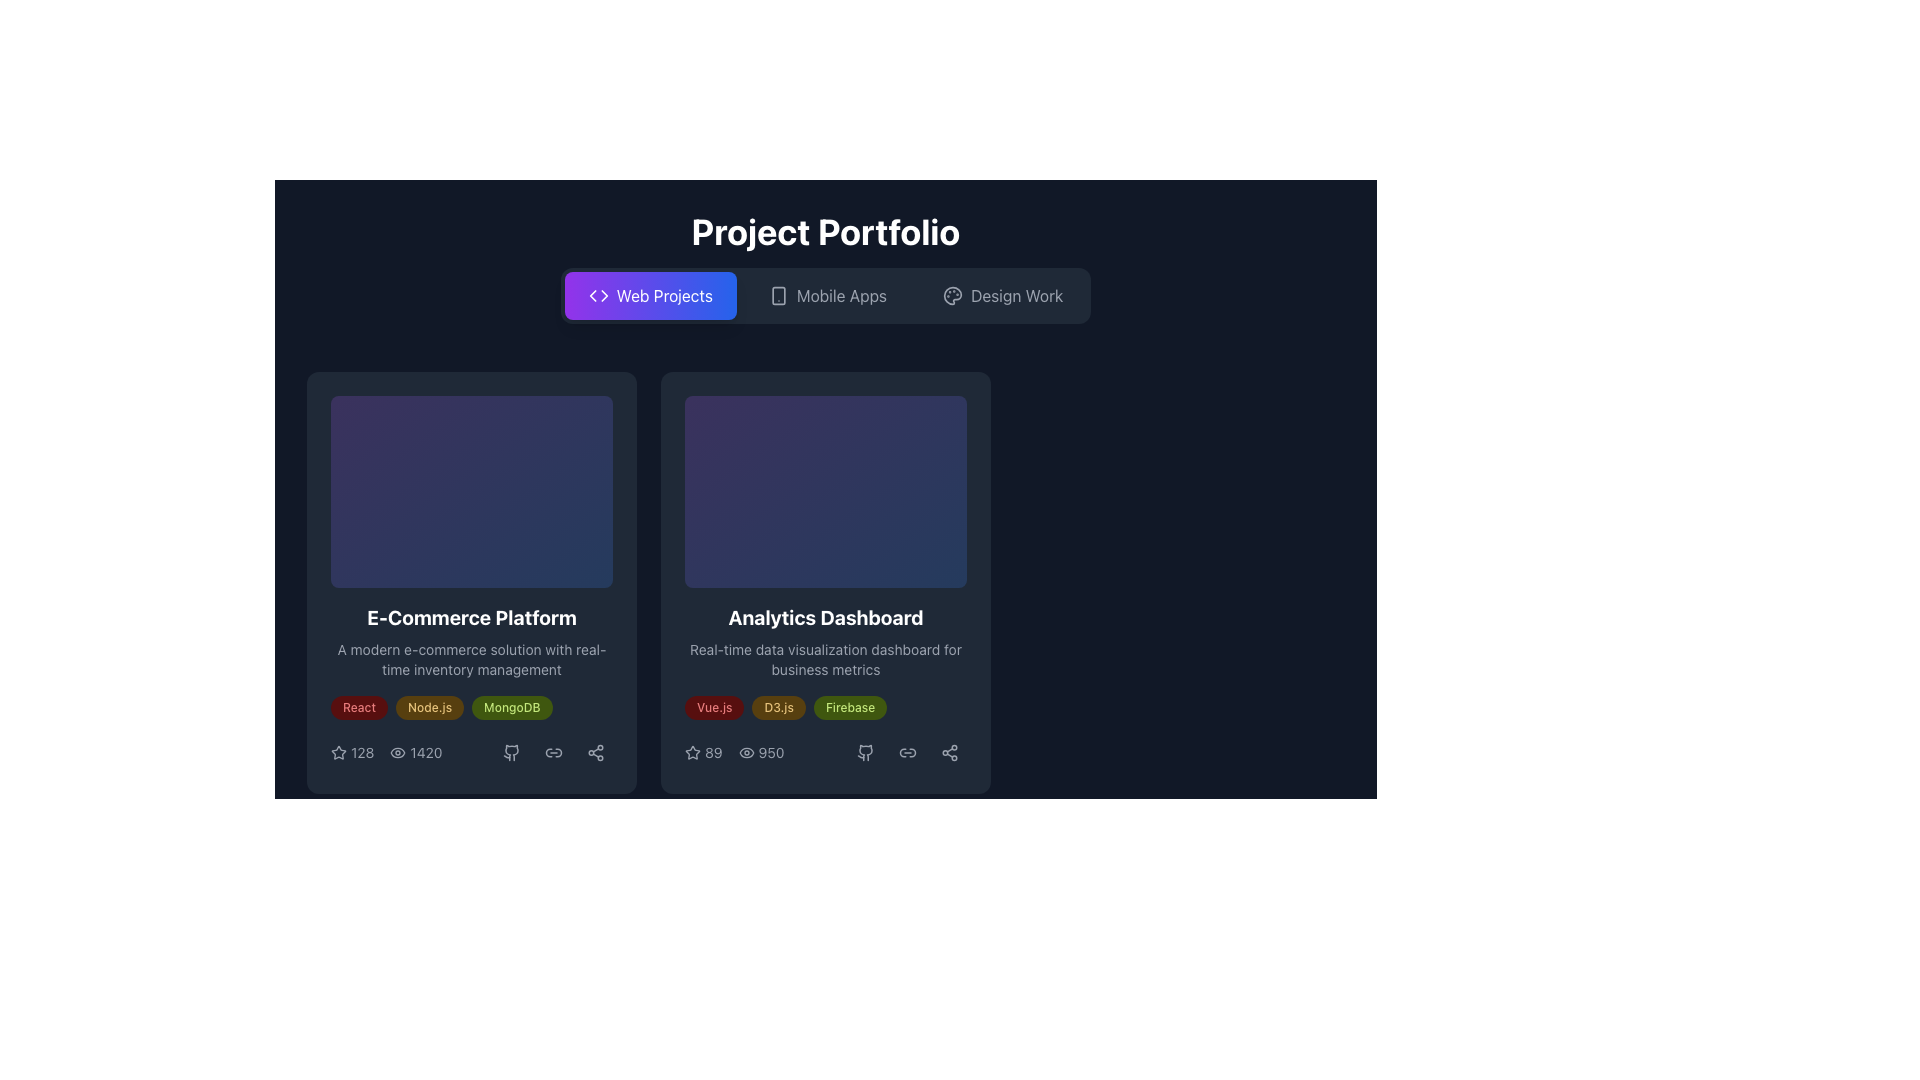  What do you see at coordinates (1003, 296) in the screenshot?
I see `the 'Design Work' button` at bounding box center [1003, 296].